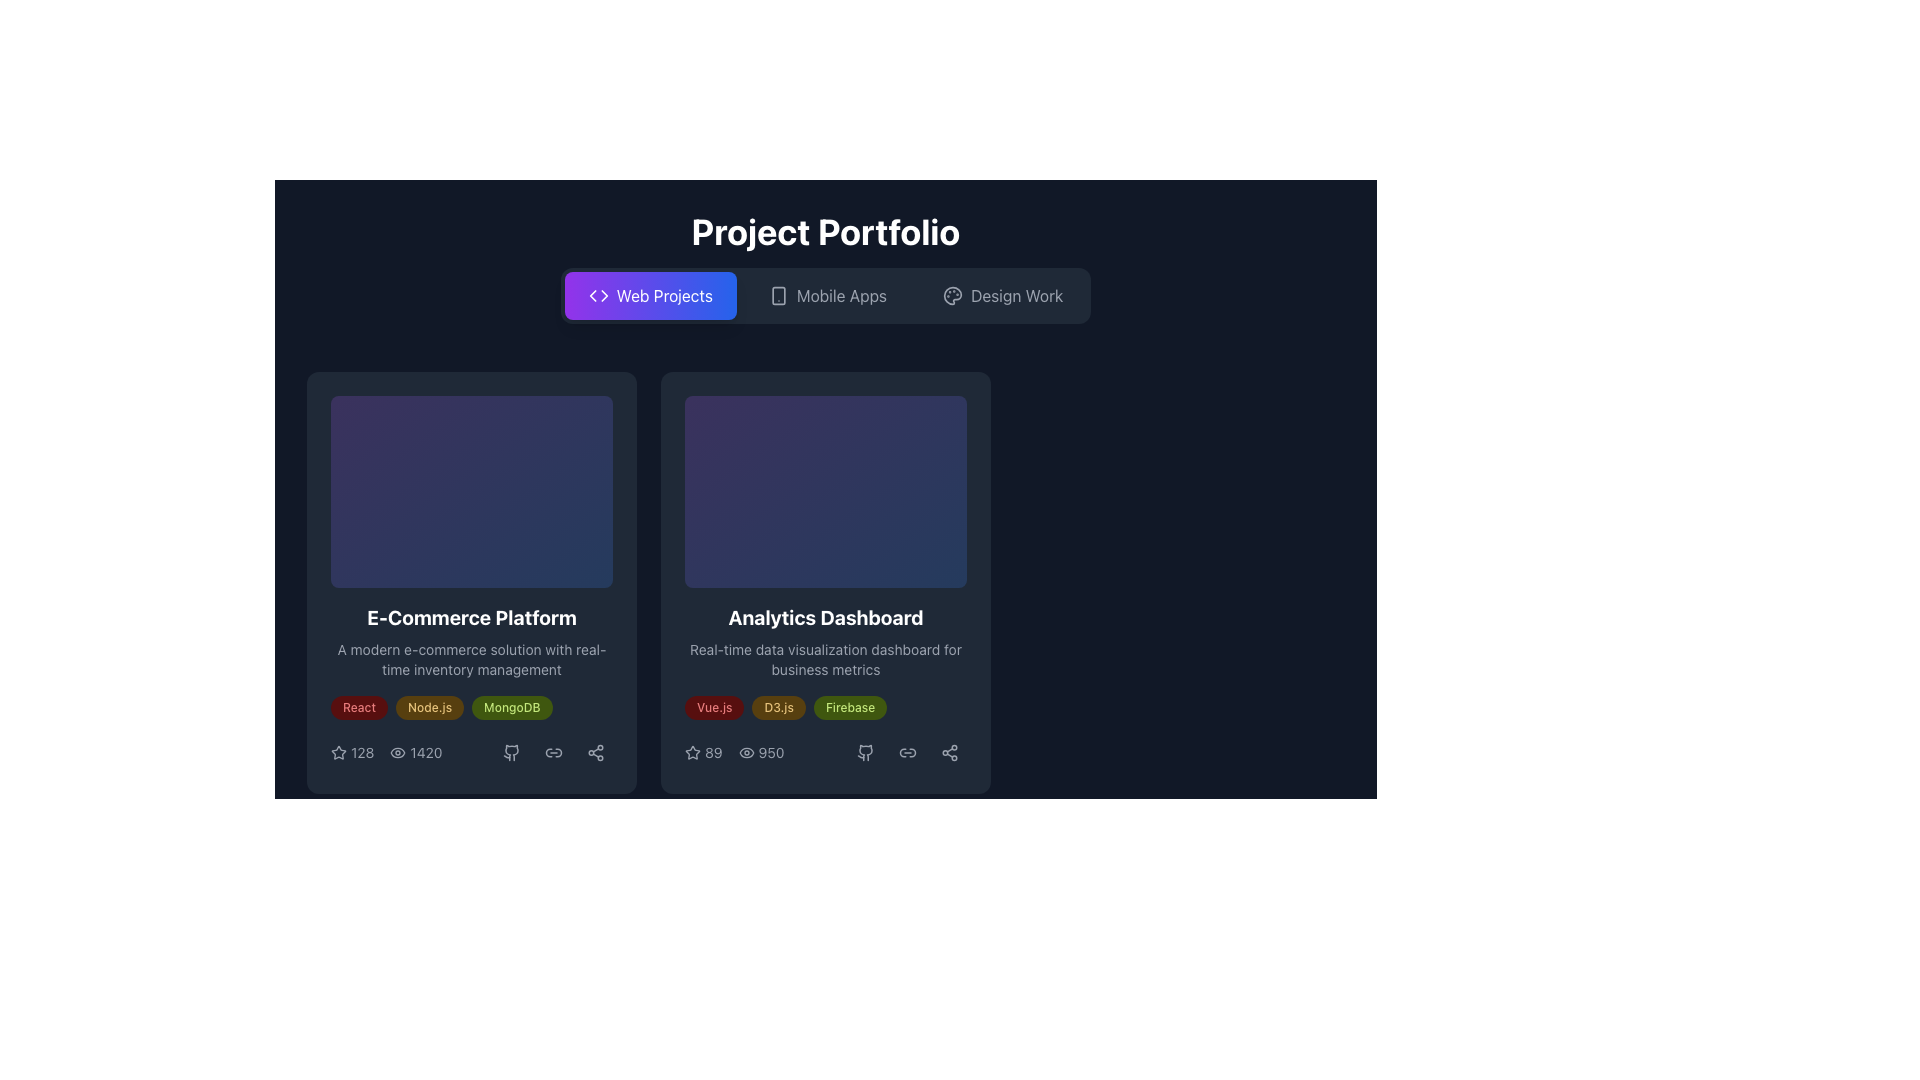  What do you see at coordinates (1003, 296) in the screenshot?
I see `the 'Design Work' button` at bounding box center [1003, 296].